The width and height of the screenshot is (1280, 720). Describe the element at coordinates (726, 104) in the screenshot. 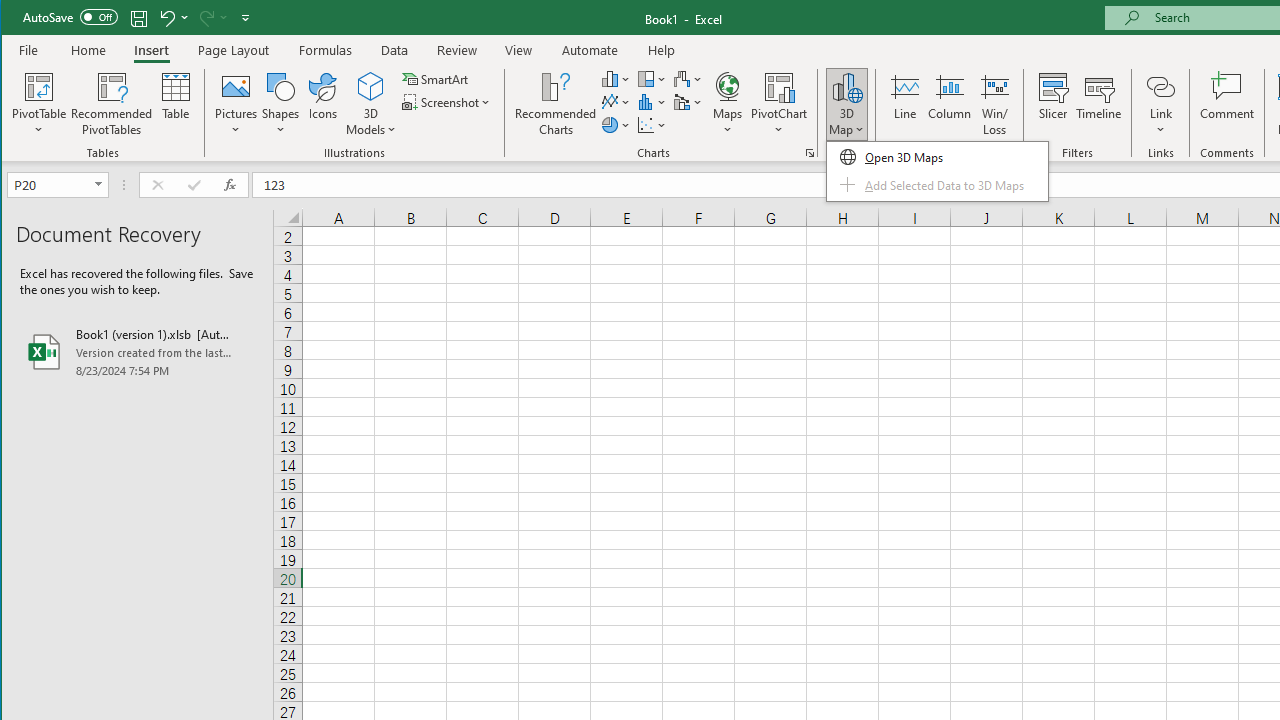

I see `'Maps'` at that location.